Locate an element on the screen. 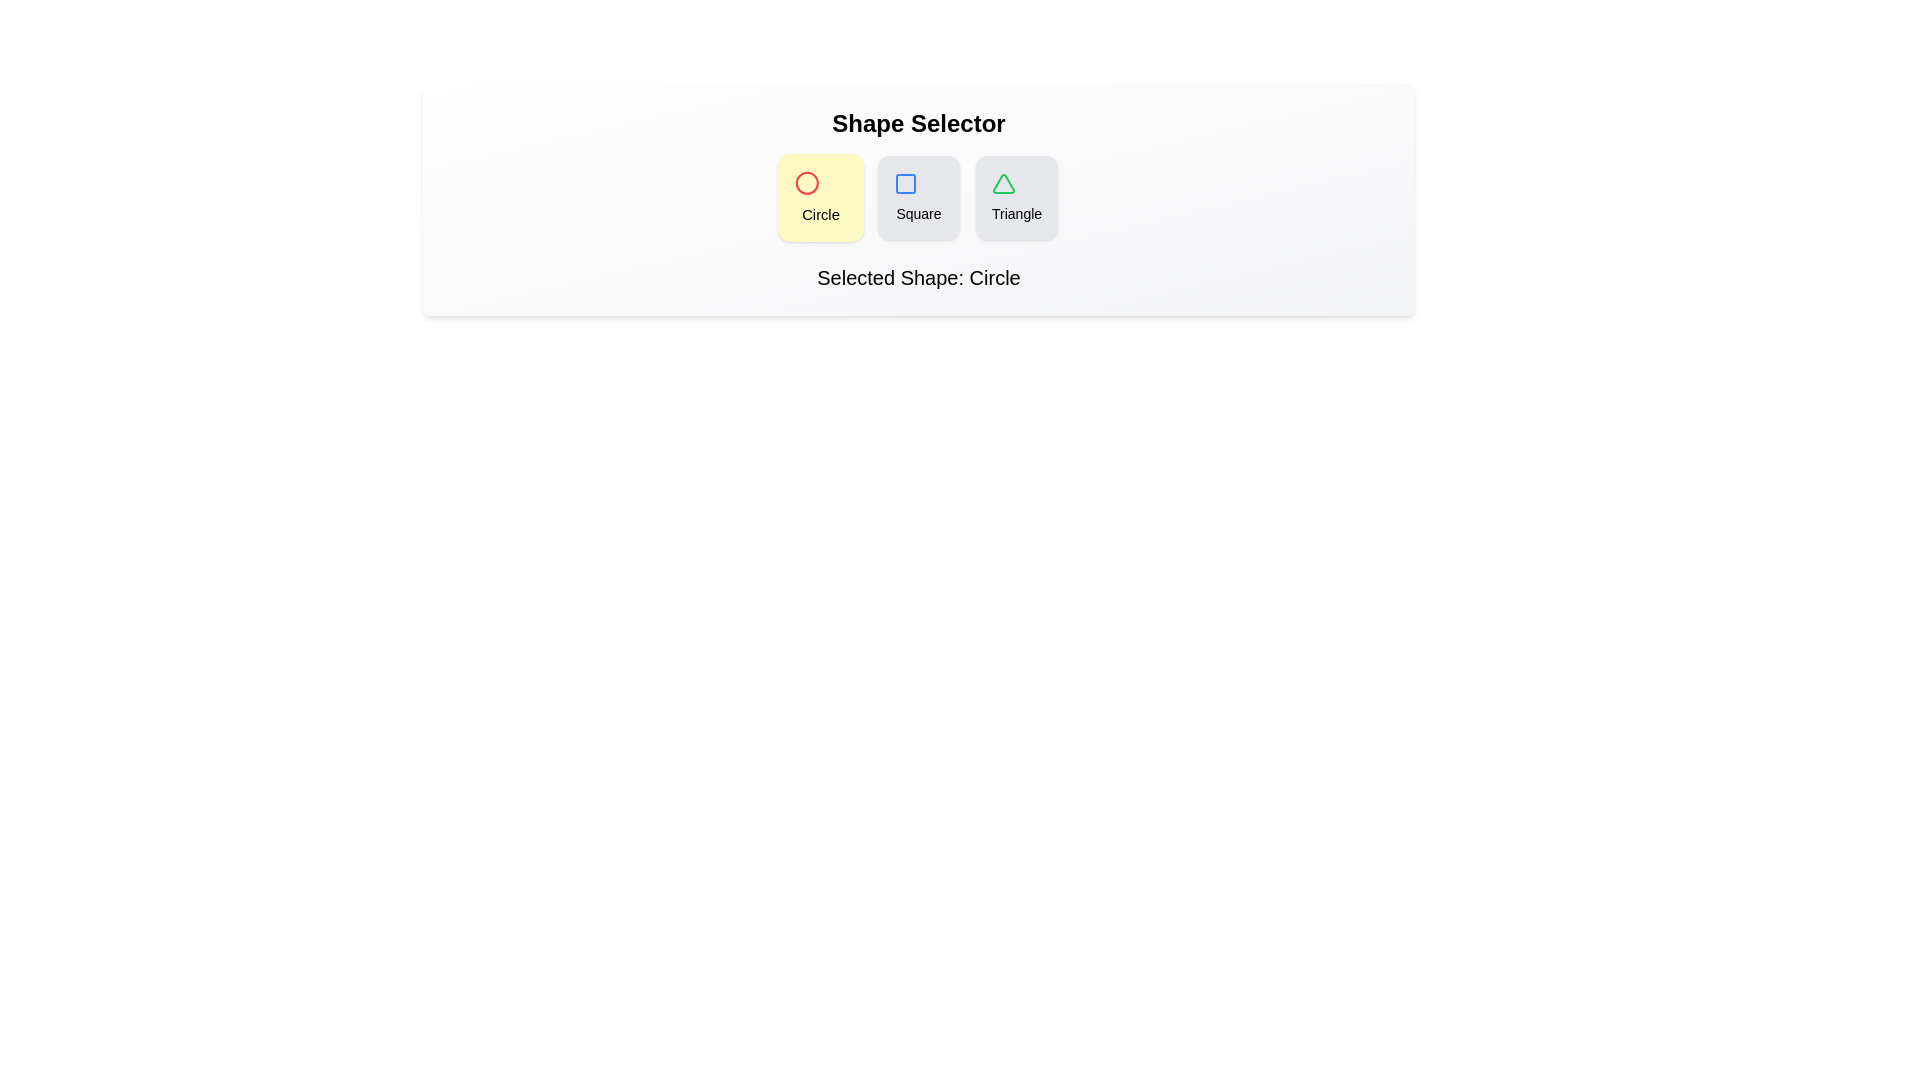 The height and width of the screenshot is (1080, 1920). the button corresponding to Circle to select it is located at coordinates (820, 197).